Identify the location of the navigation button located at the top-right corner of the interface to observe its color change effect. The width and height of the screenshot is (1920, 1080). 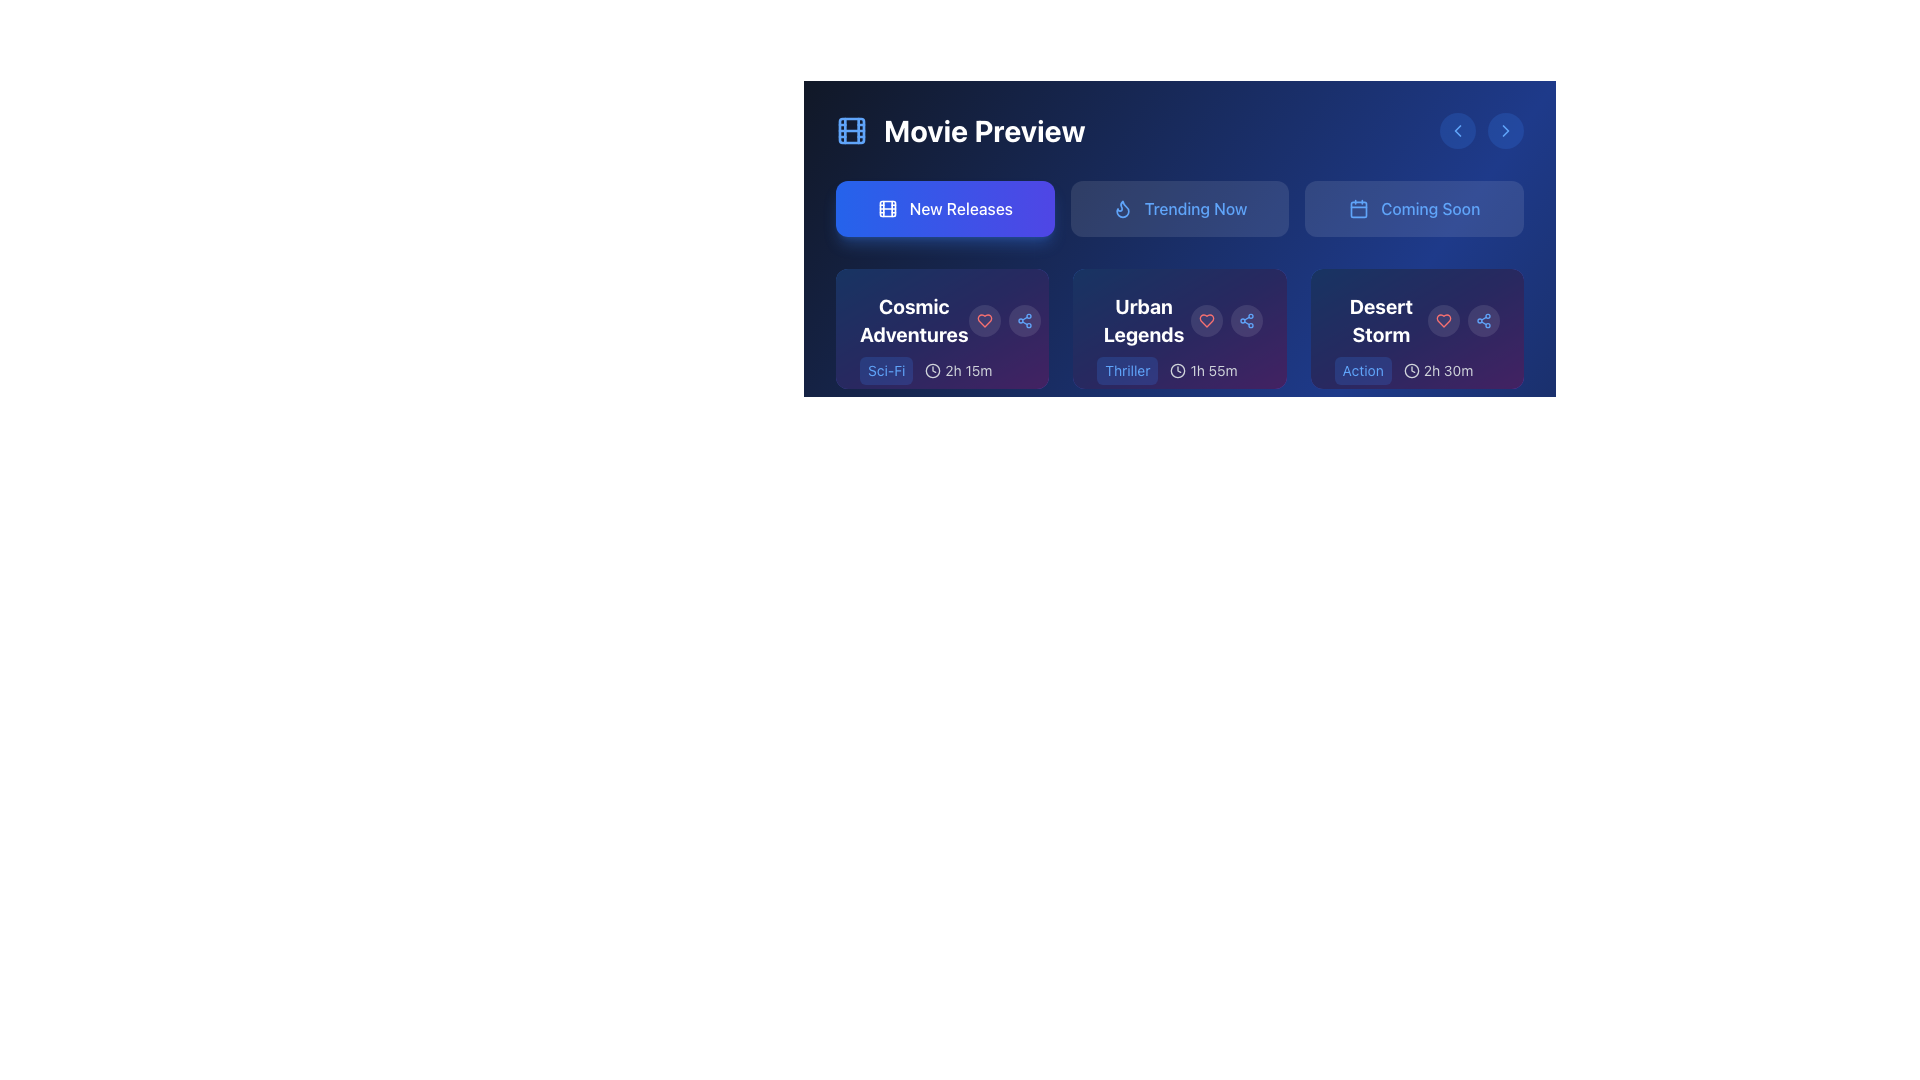
(1506, 131).